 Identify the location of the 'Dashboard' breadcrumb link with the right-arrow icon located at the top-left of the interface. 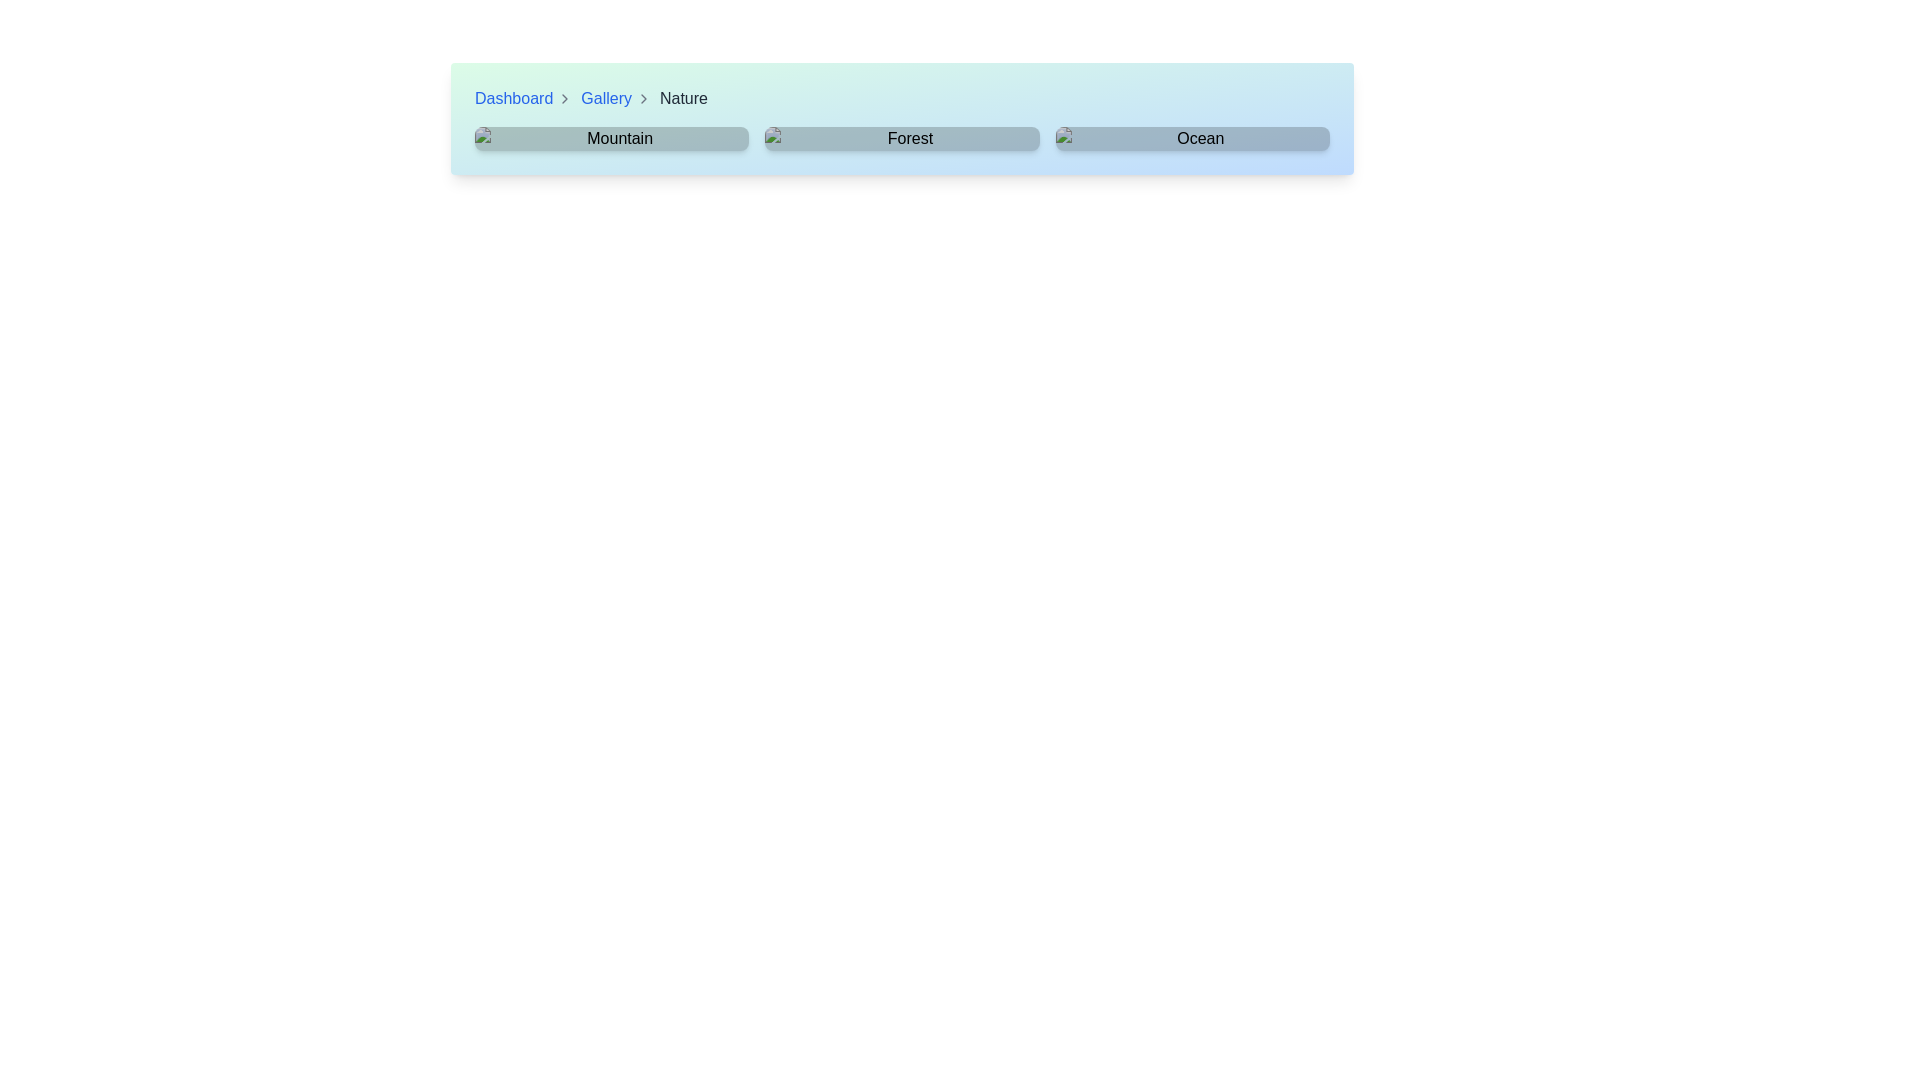
(524, 99).